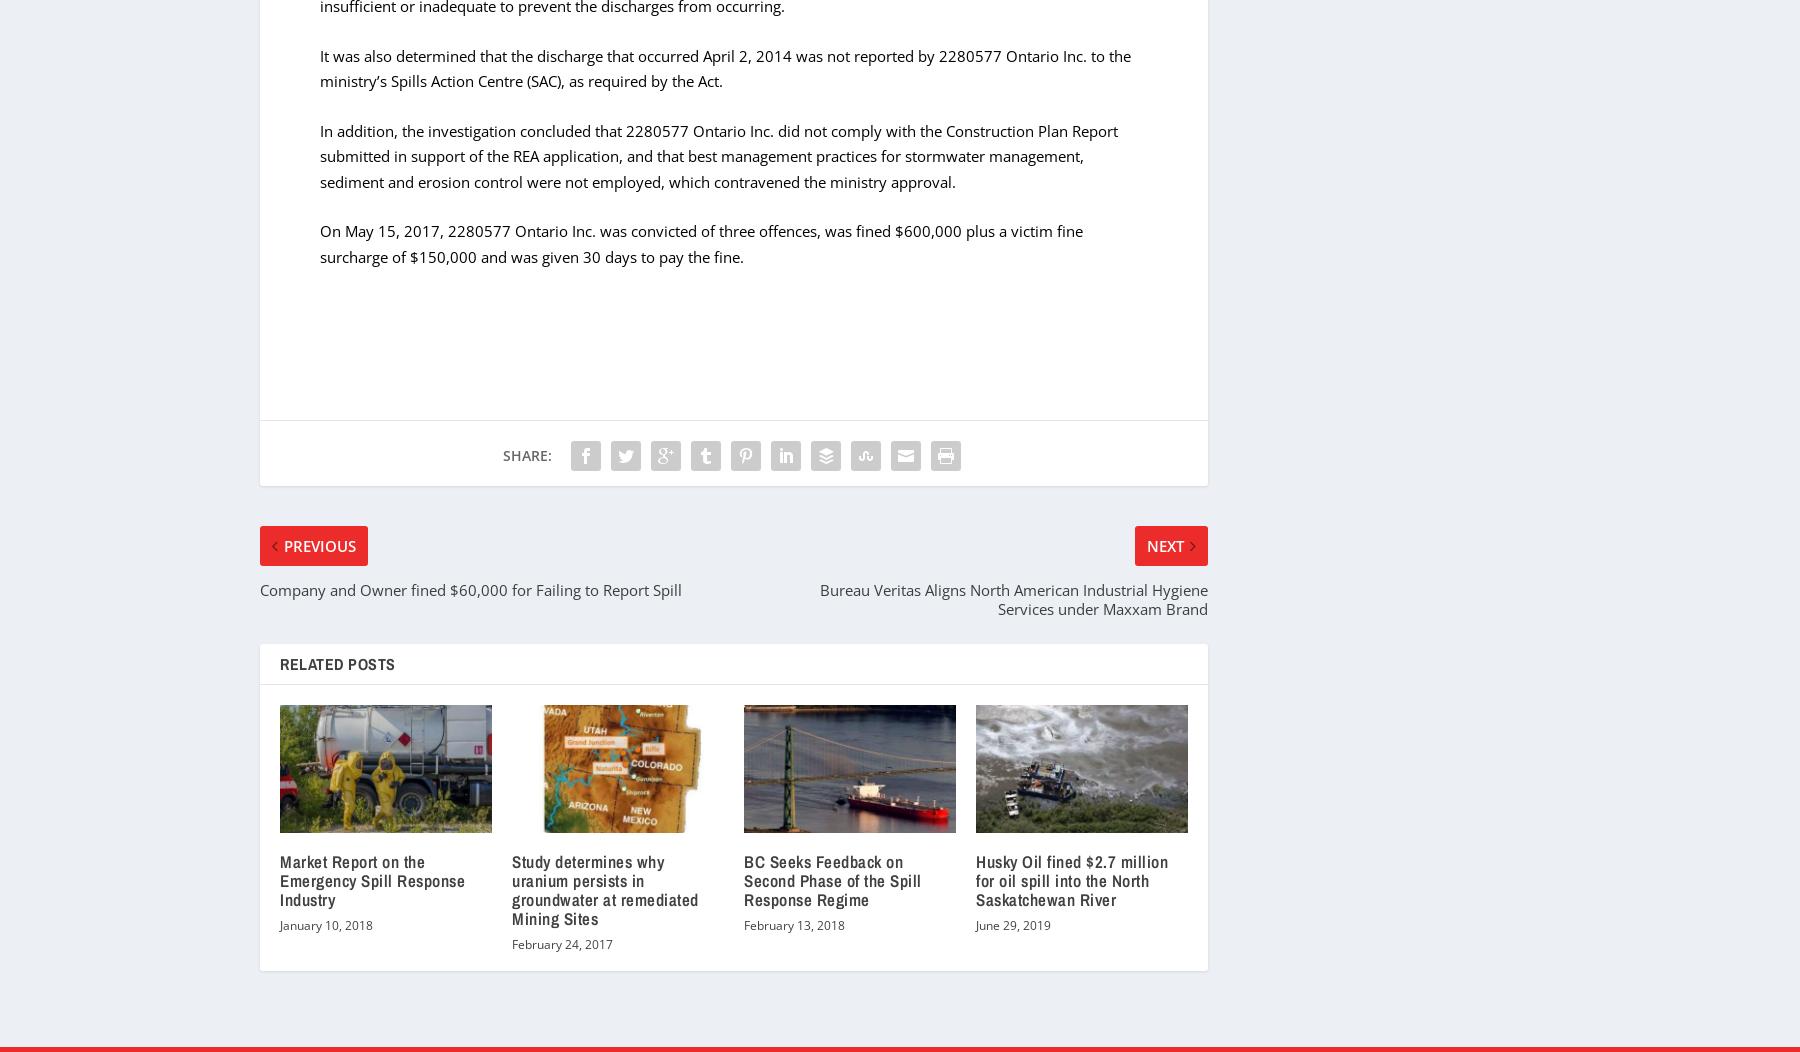  Describe the element at coordinates (325, 924) in the screenshot. I see `'January 10, 2018'` at that location.